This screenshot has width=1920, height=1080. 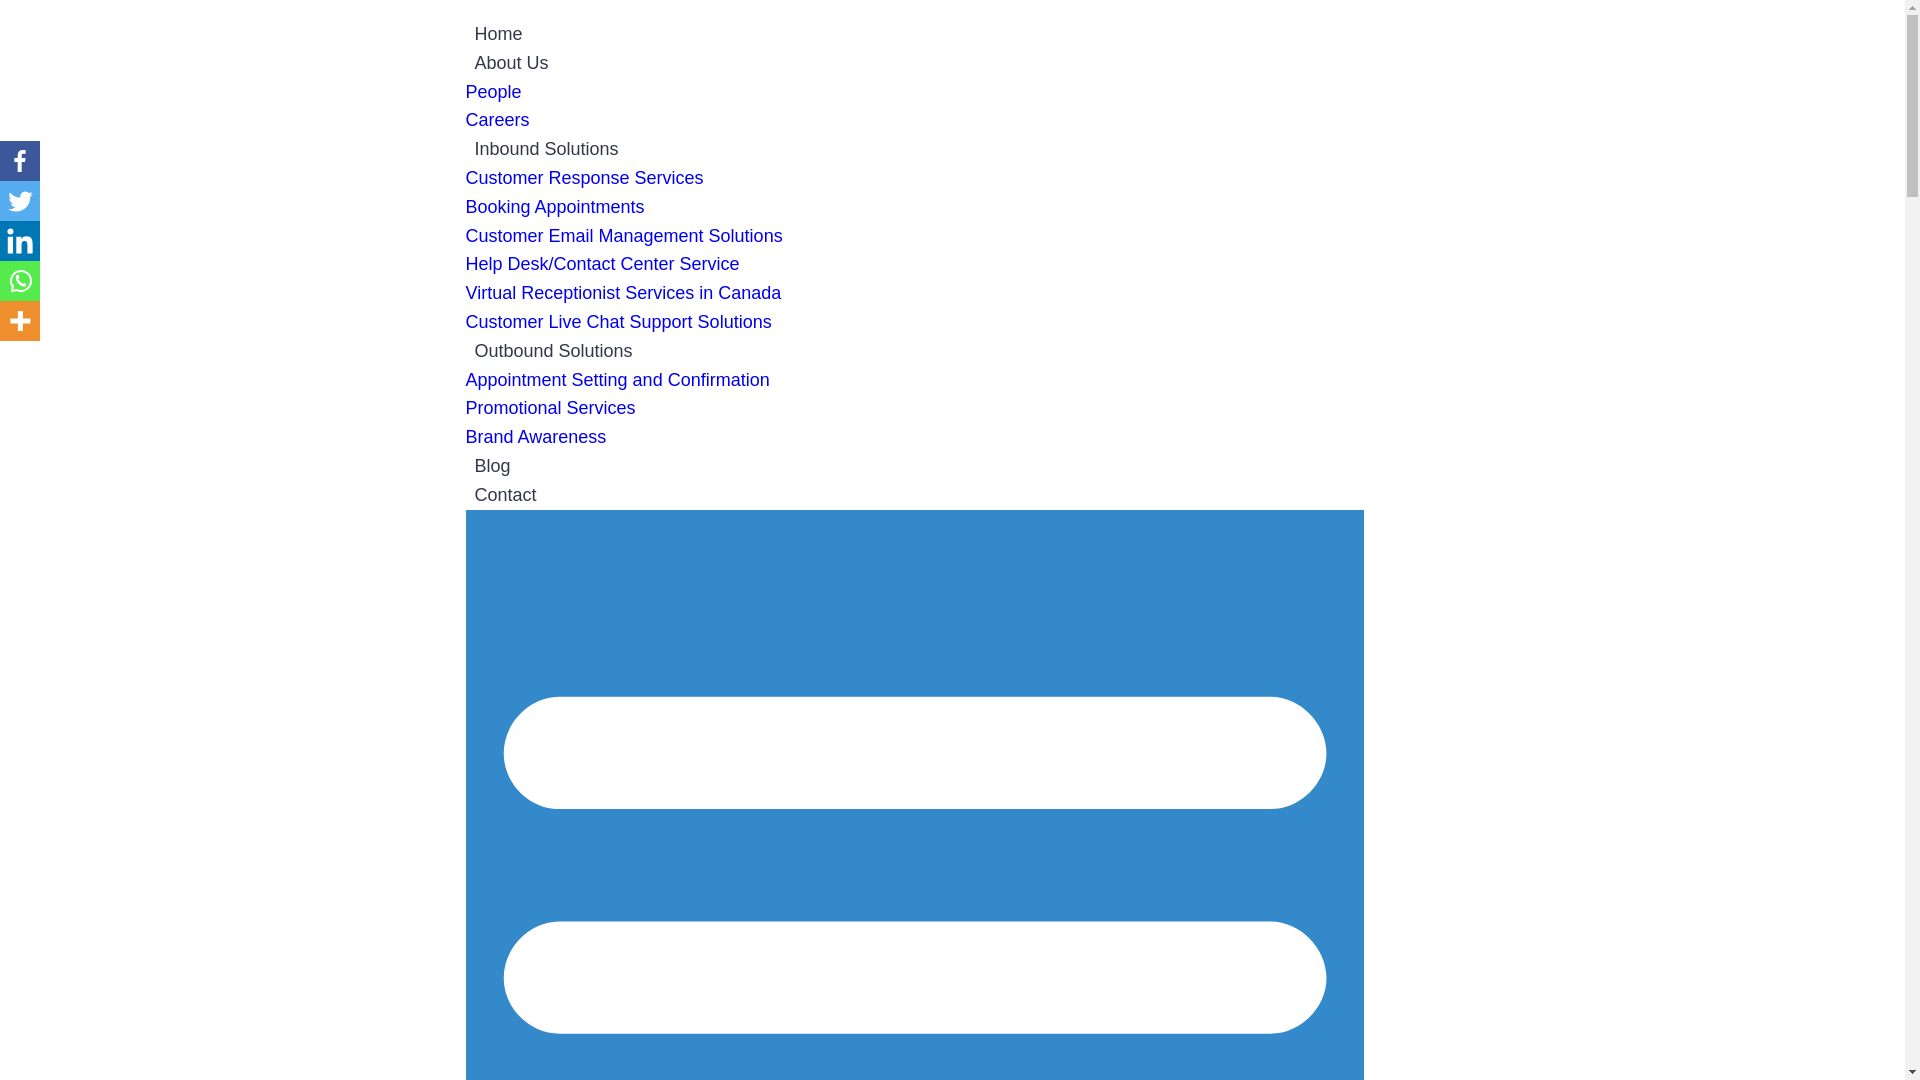 I want to click on 'More', so click(x=19, y=319).